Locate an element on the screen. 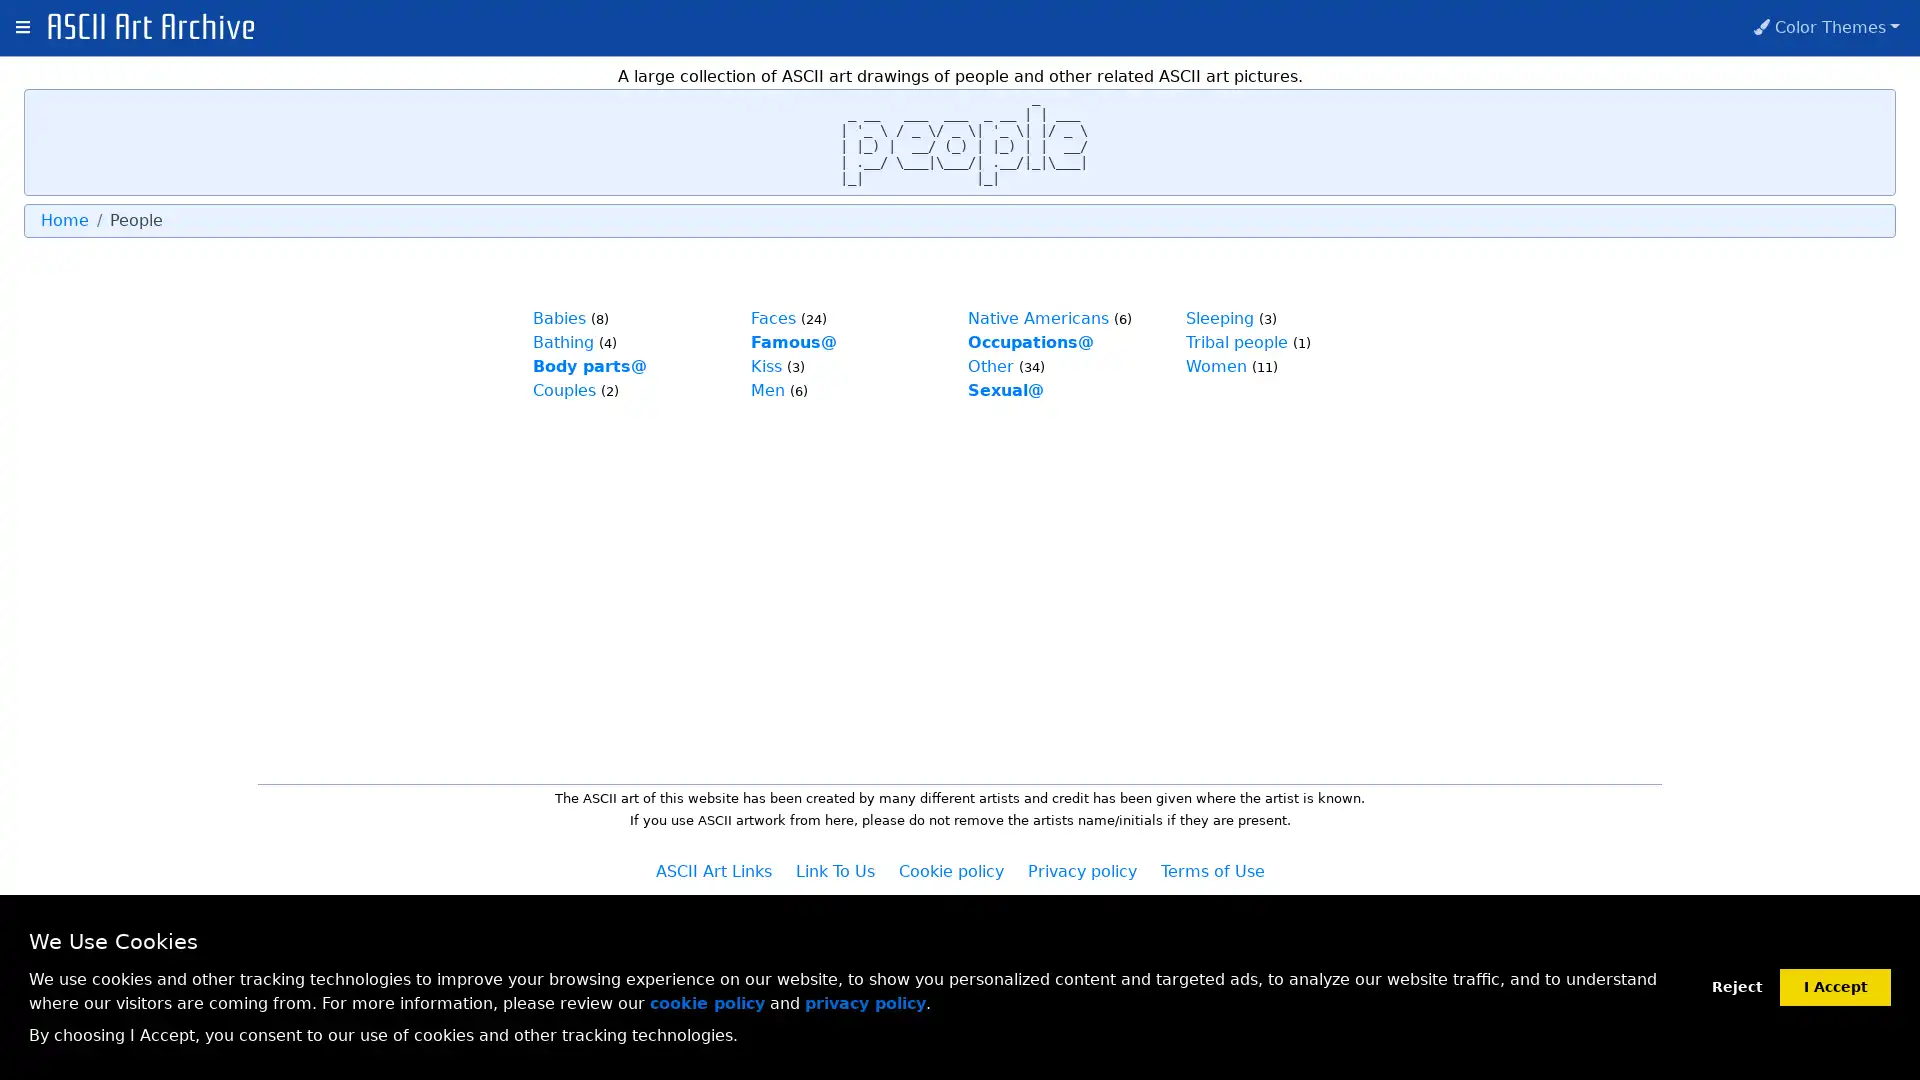  Reject is located at coordinates (1736, 986).